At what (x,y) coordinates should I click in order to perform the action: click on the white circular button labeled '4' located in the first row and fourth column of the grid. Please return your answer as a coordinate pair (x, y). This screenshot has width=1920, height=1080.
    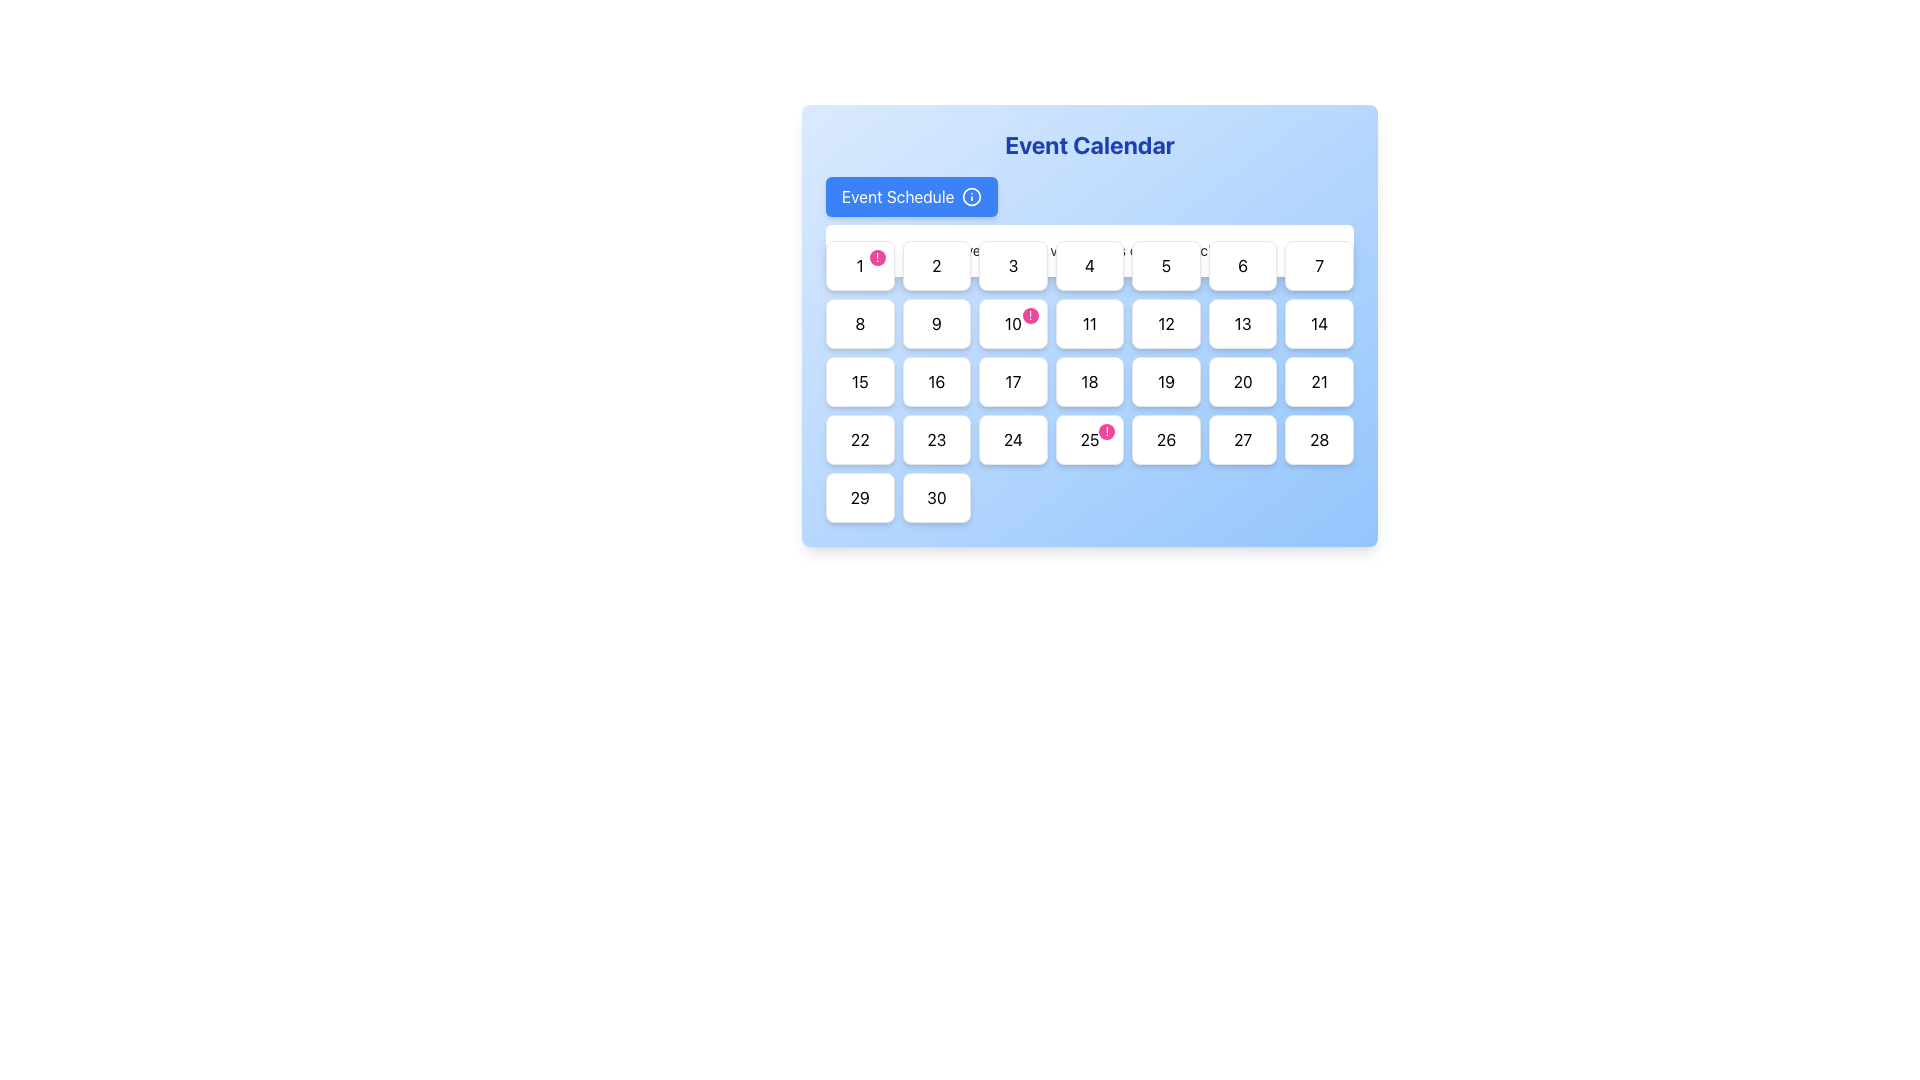
    Looking at the image, I should click on (1088, 265).